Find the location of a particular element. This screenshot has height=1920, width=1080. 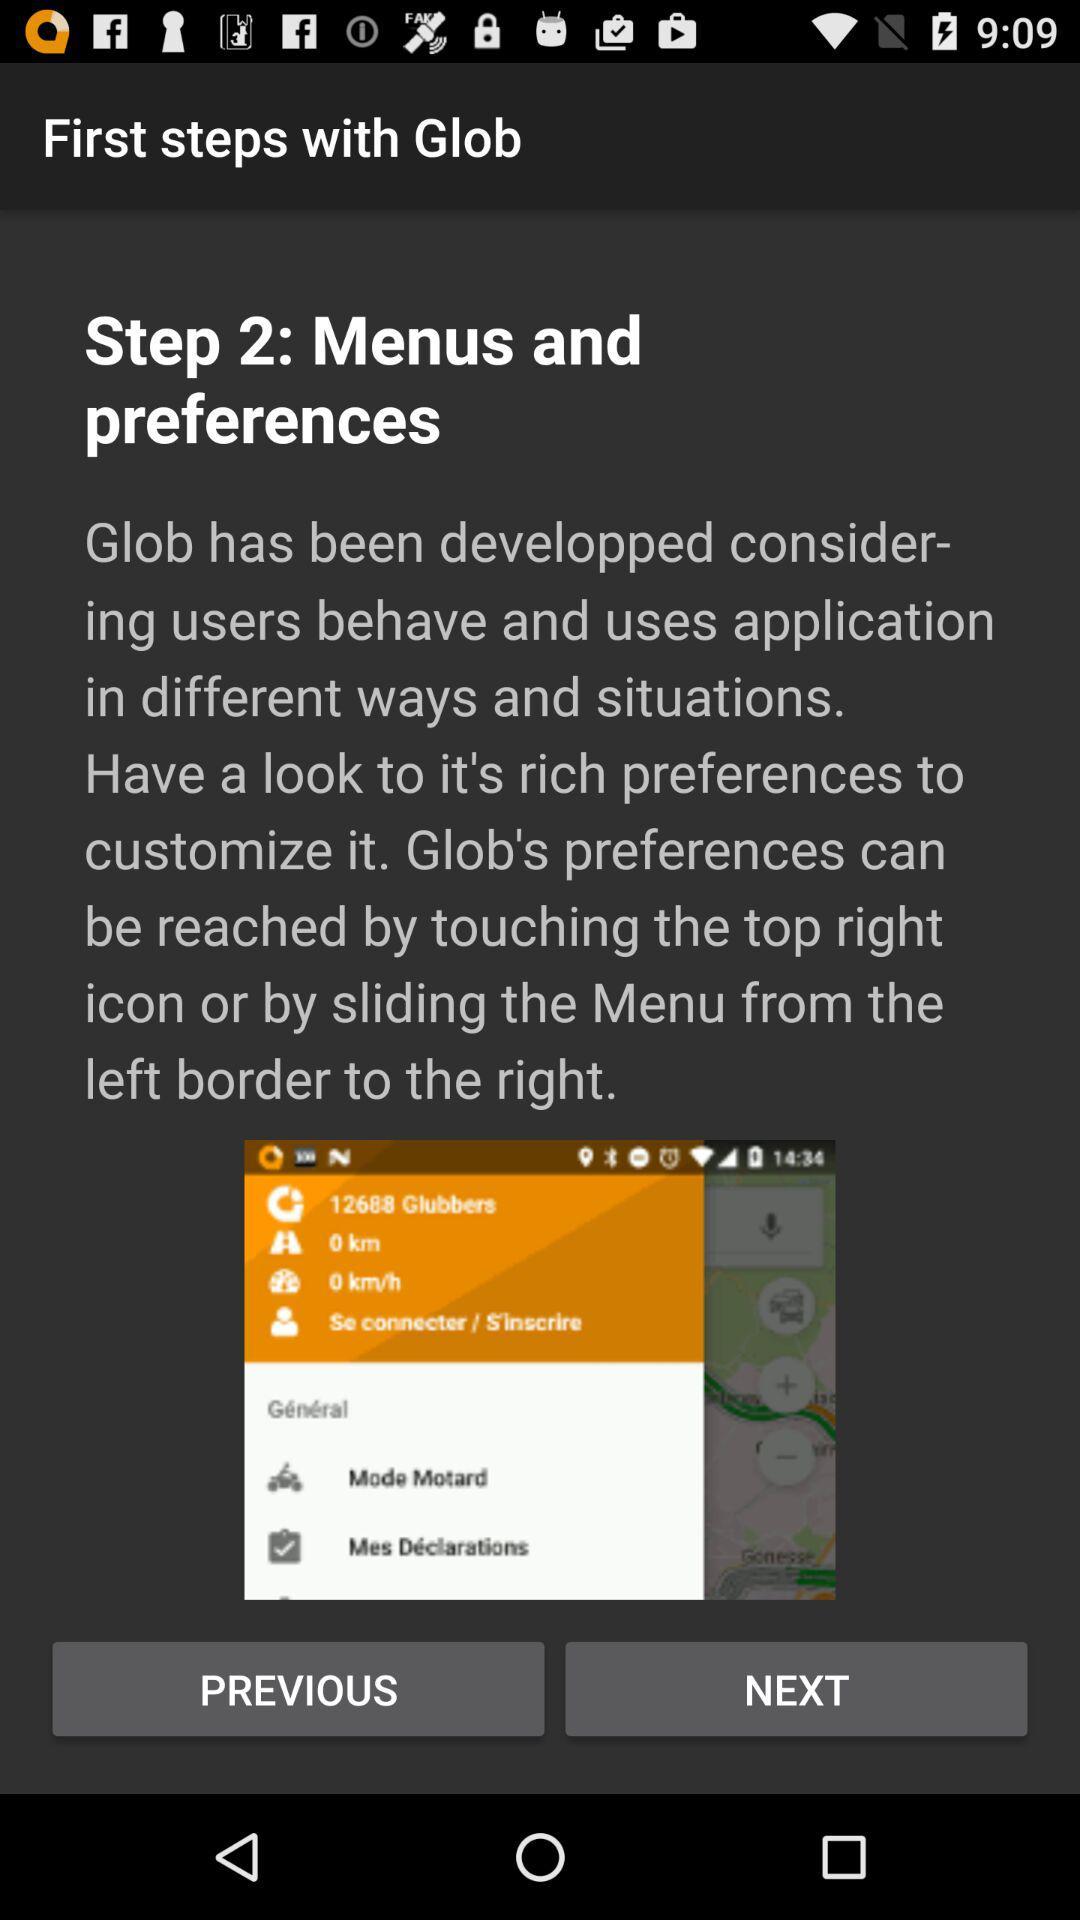

next button is located at coordinates (795, 1688).